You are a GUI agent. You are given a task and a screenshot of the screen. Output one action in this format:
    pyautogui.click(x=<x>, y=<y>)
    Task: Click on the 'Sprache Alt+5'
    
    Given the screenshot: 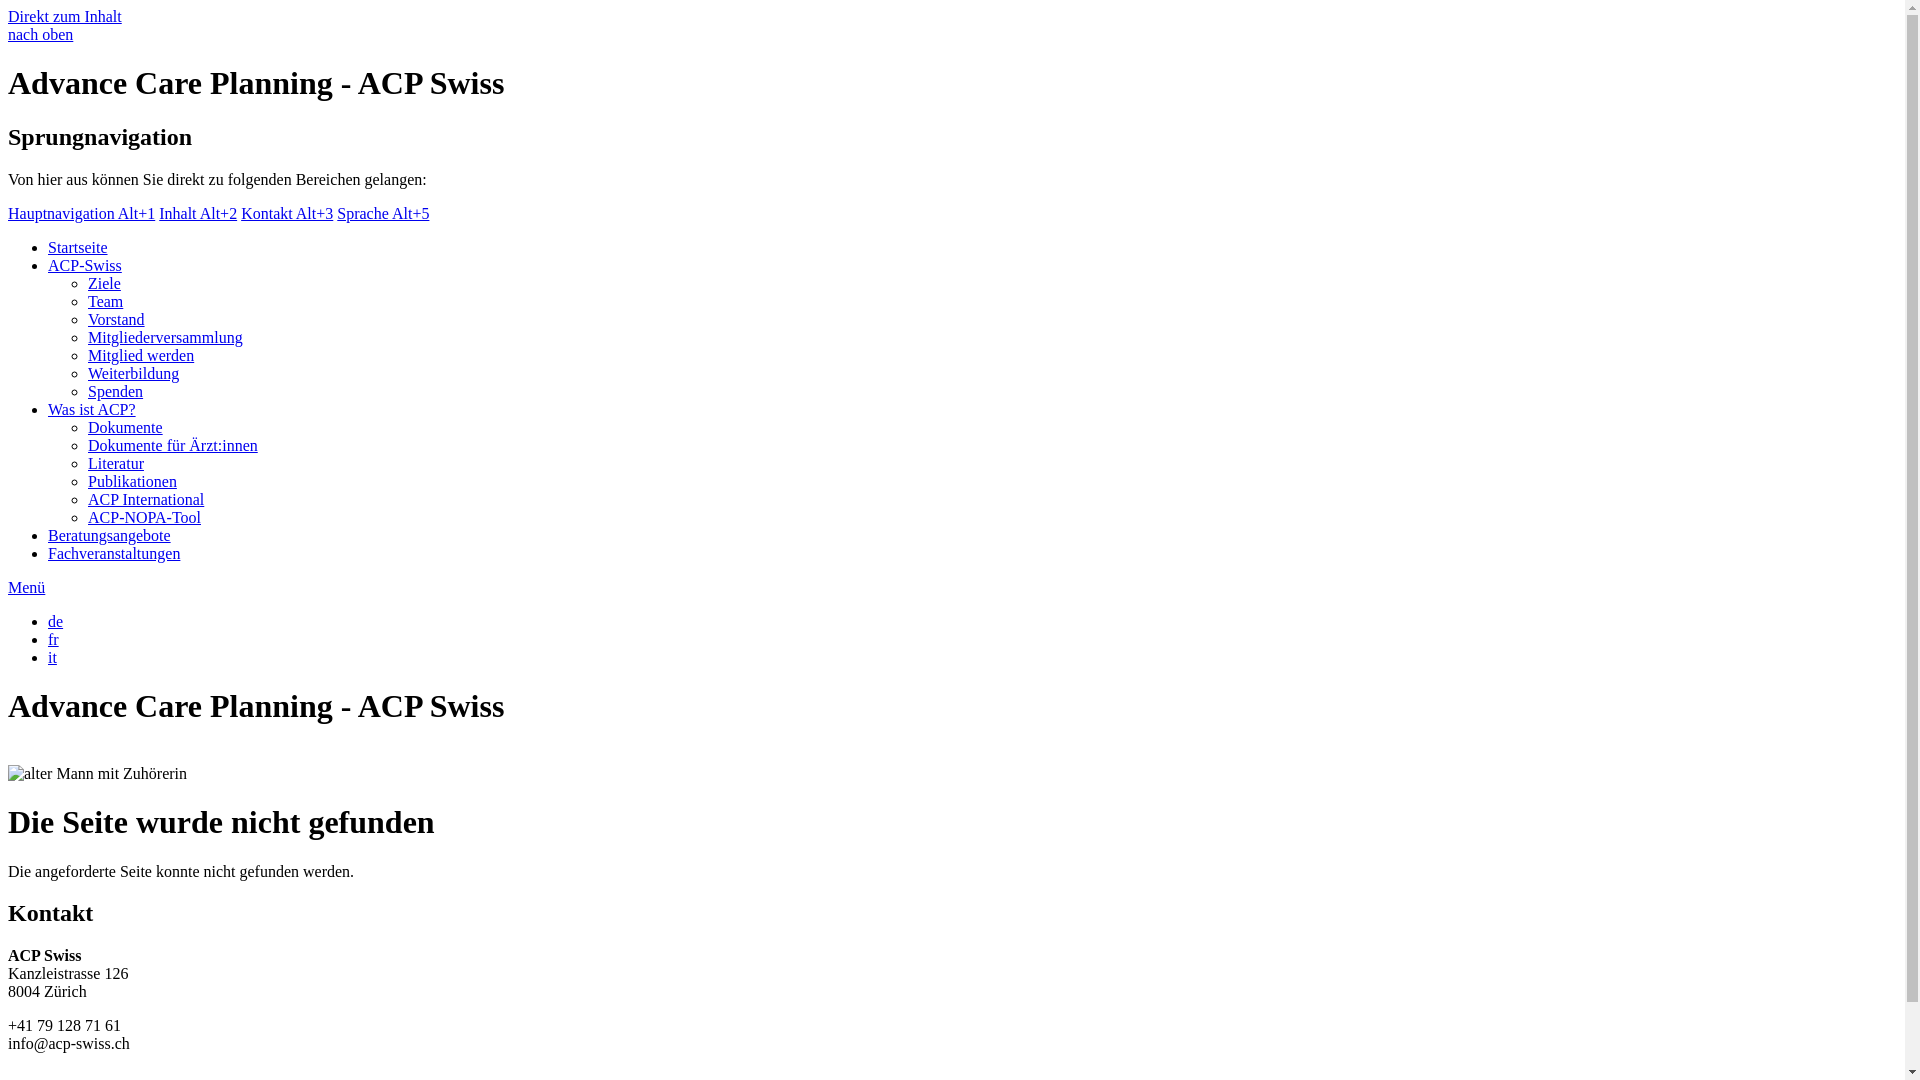 What is the action you would take?
    pyautogui.click(x=383, y=213)
    